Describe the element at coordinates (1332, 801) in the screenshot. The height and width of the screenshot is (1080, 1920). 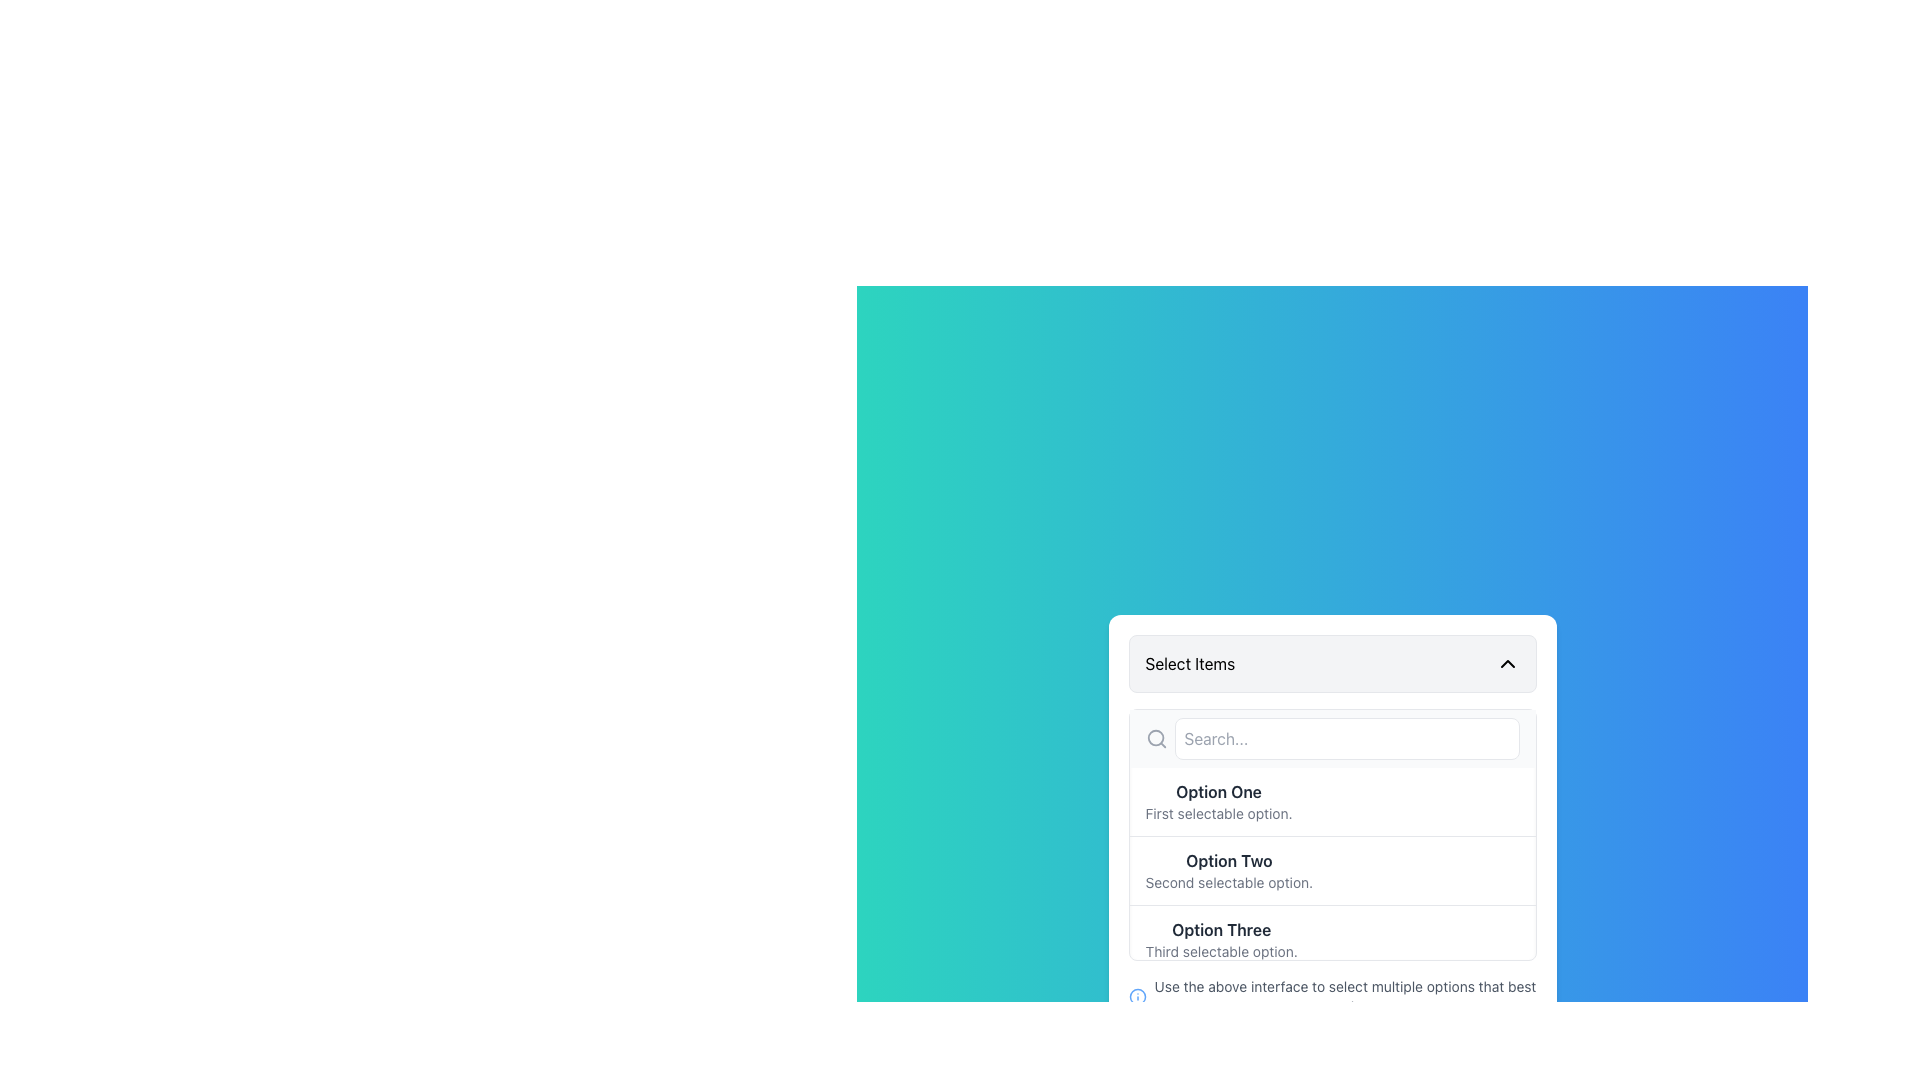
I see `the first selectable option in the dropdown menu, which provides additional information through a subtitle` at that location.